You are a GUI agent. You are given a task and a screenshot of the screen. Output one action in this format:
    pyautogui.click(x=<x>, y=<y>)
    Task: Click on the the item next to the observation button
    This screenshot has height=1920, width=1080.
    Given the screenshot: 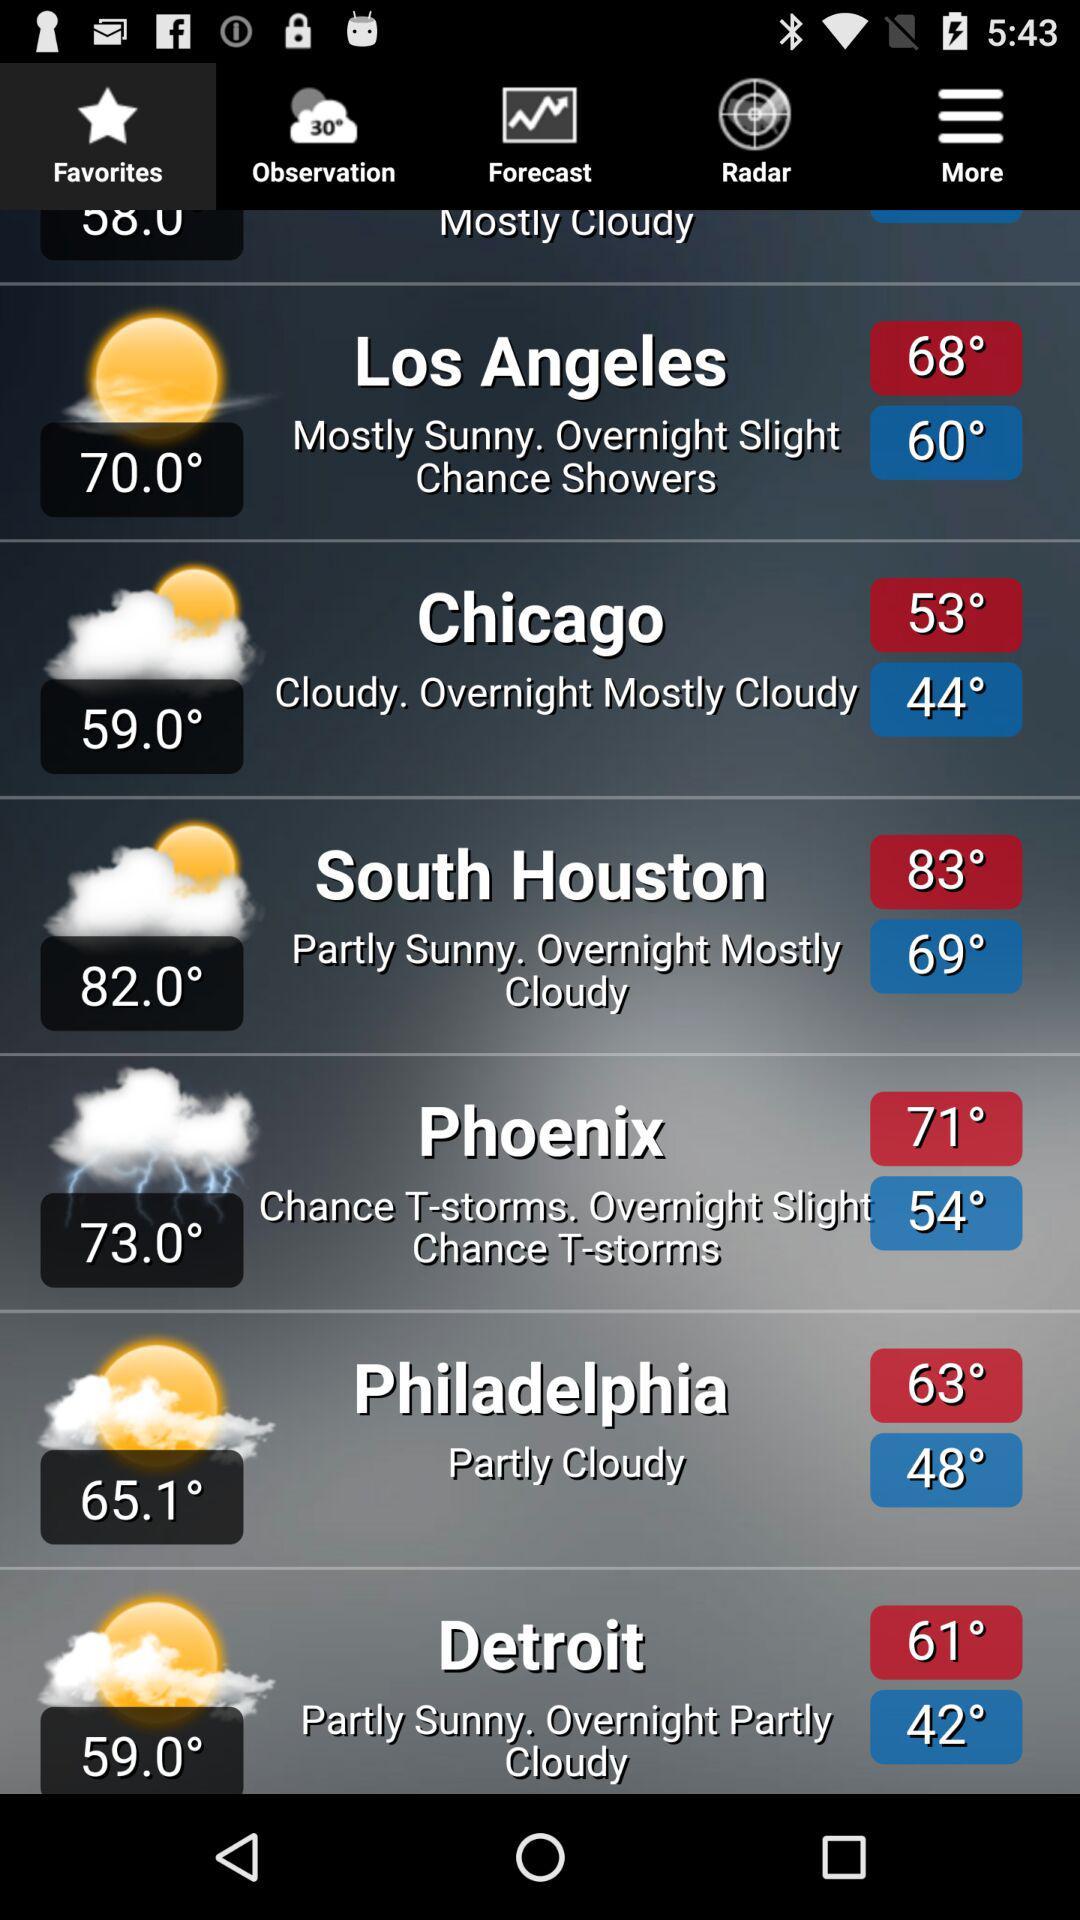 What is the action you would take?
    pyautogui.click(x=108, y=124)
    